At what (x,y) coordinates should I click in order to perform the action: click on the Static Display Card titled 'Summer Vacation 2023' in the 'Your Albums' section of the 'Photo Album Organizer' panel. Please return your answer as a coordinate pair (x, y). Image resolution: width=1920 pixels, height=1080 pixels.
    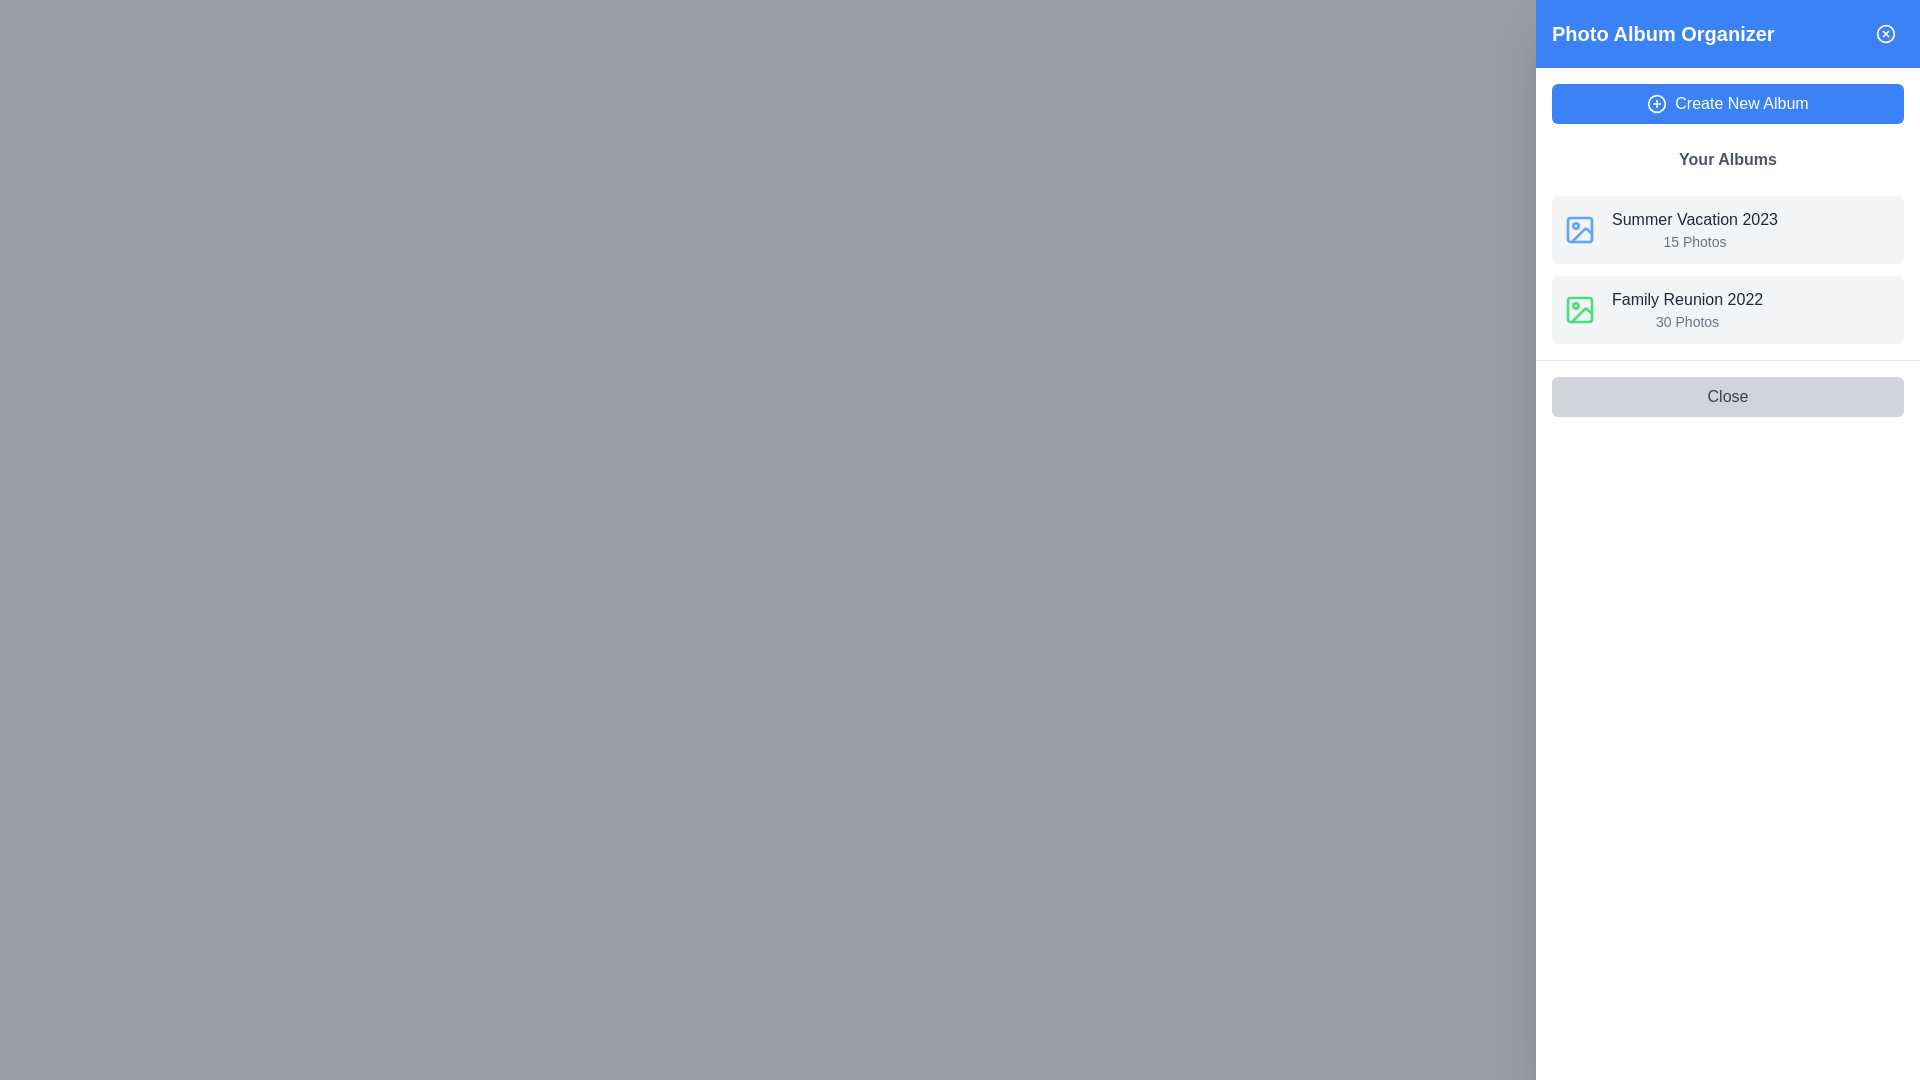
    Looking at the image, I should click on (1727, 229).